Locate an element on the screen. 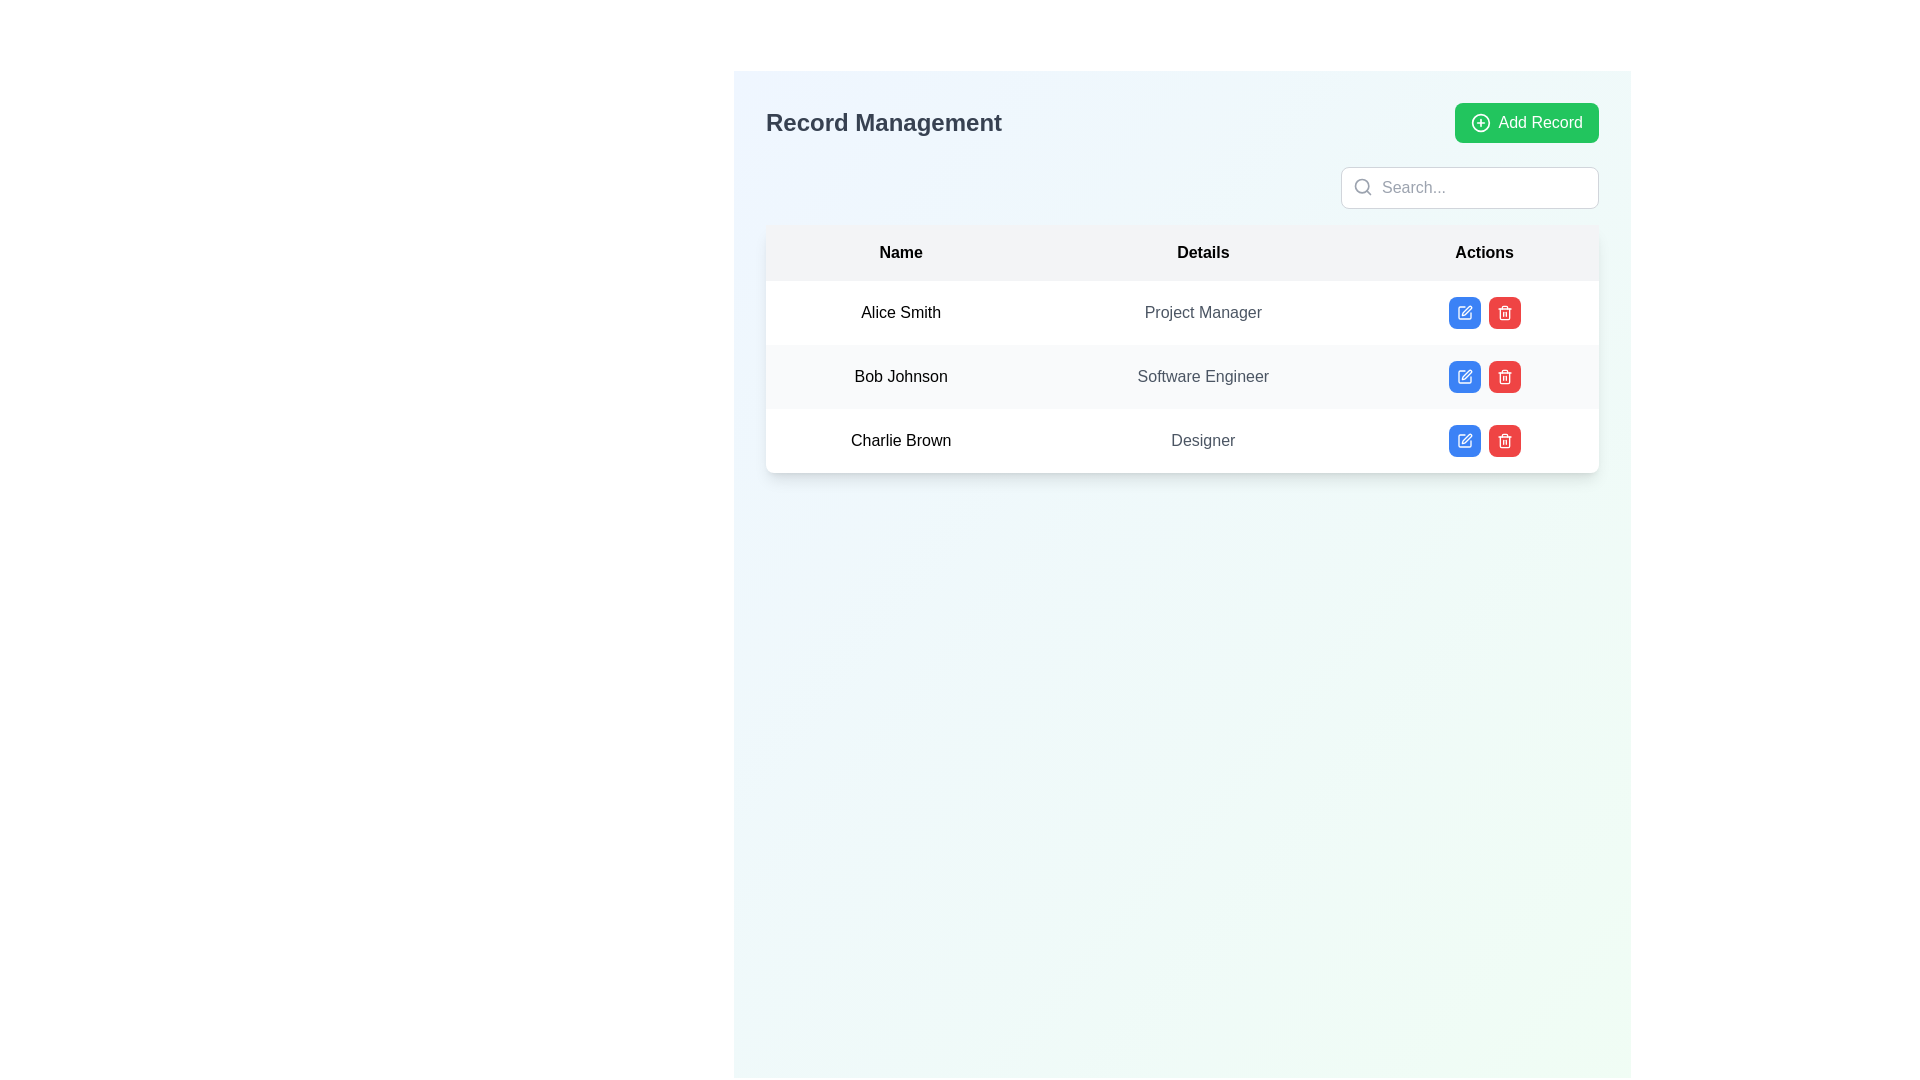 The image size is (1920, 1080). the 'Add Record' button, which contains the visual indicator icon for adding a new record, located in the top-right corner of the interface is located at coordinates (1480, 123).